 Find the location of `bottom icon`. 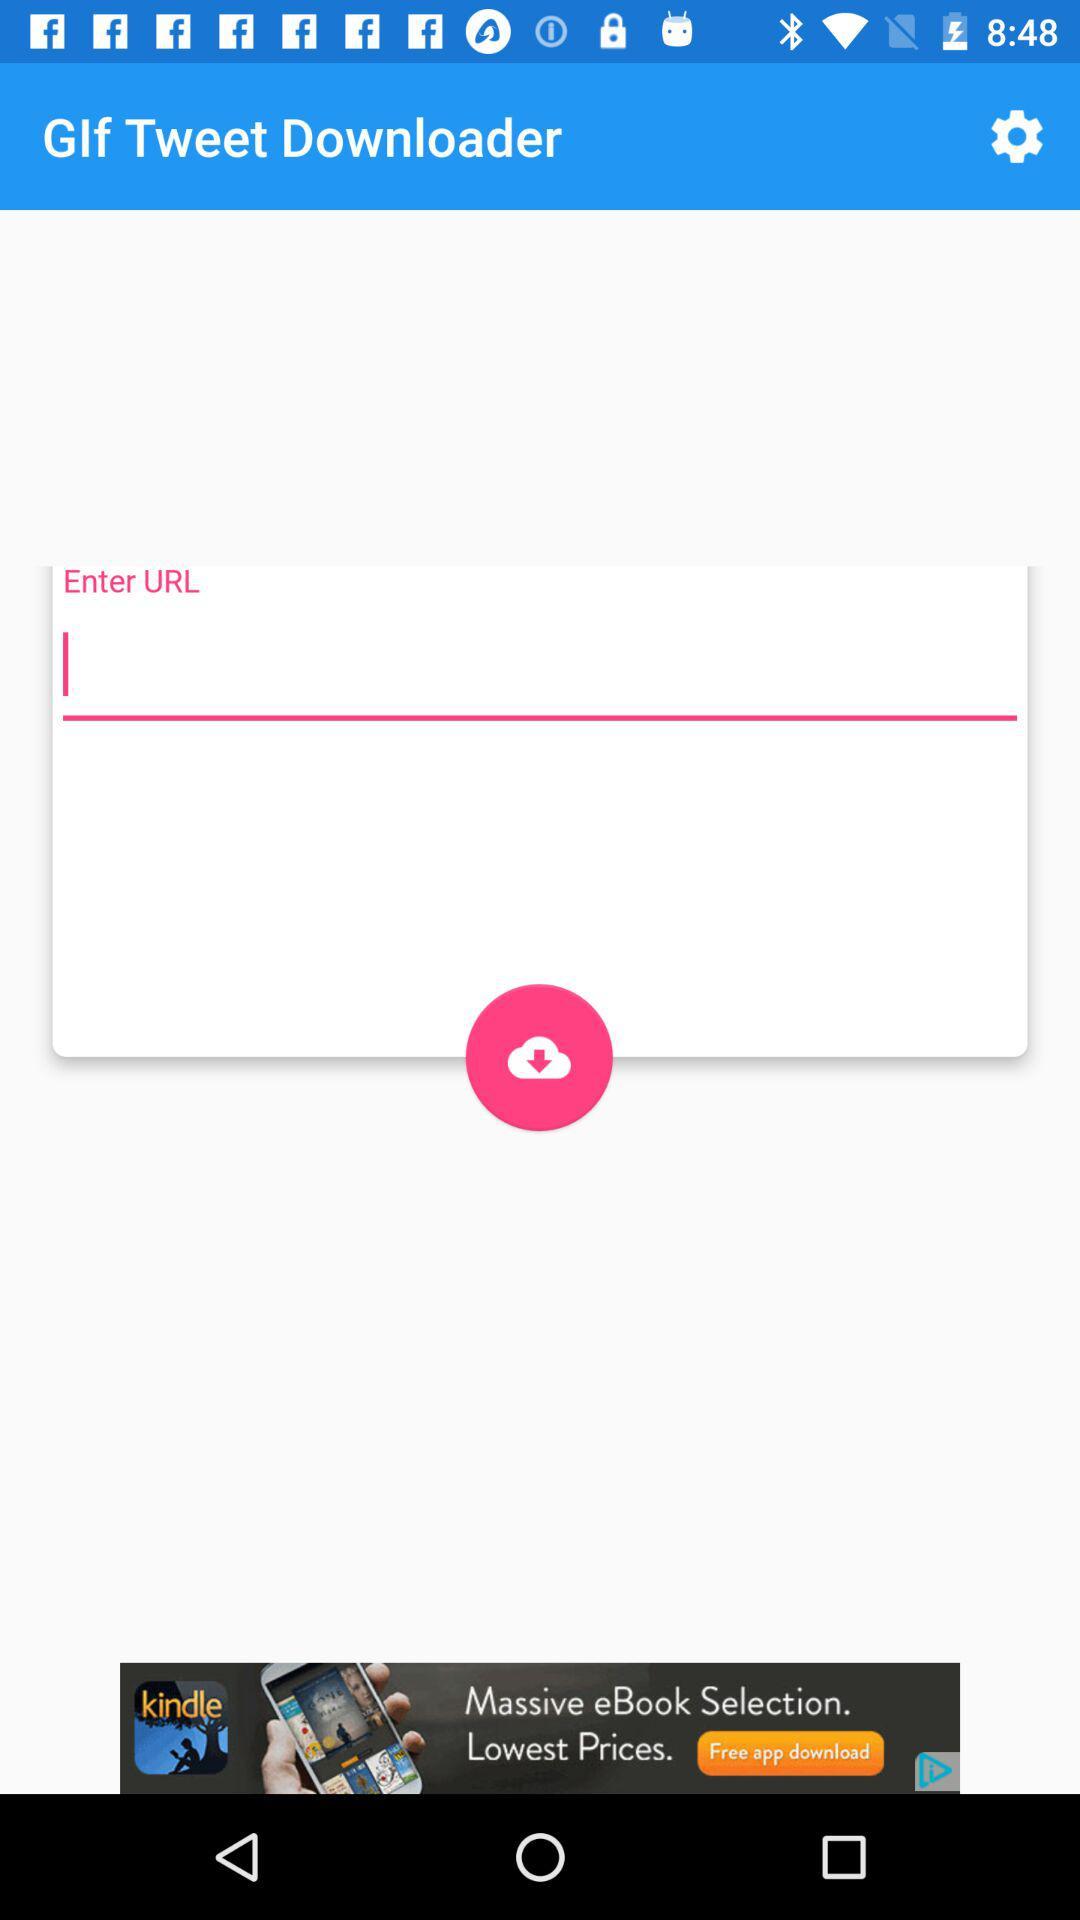

bottom icon is located at coordinates (538, 1056).